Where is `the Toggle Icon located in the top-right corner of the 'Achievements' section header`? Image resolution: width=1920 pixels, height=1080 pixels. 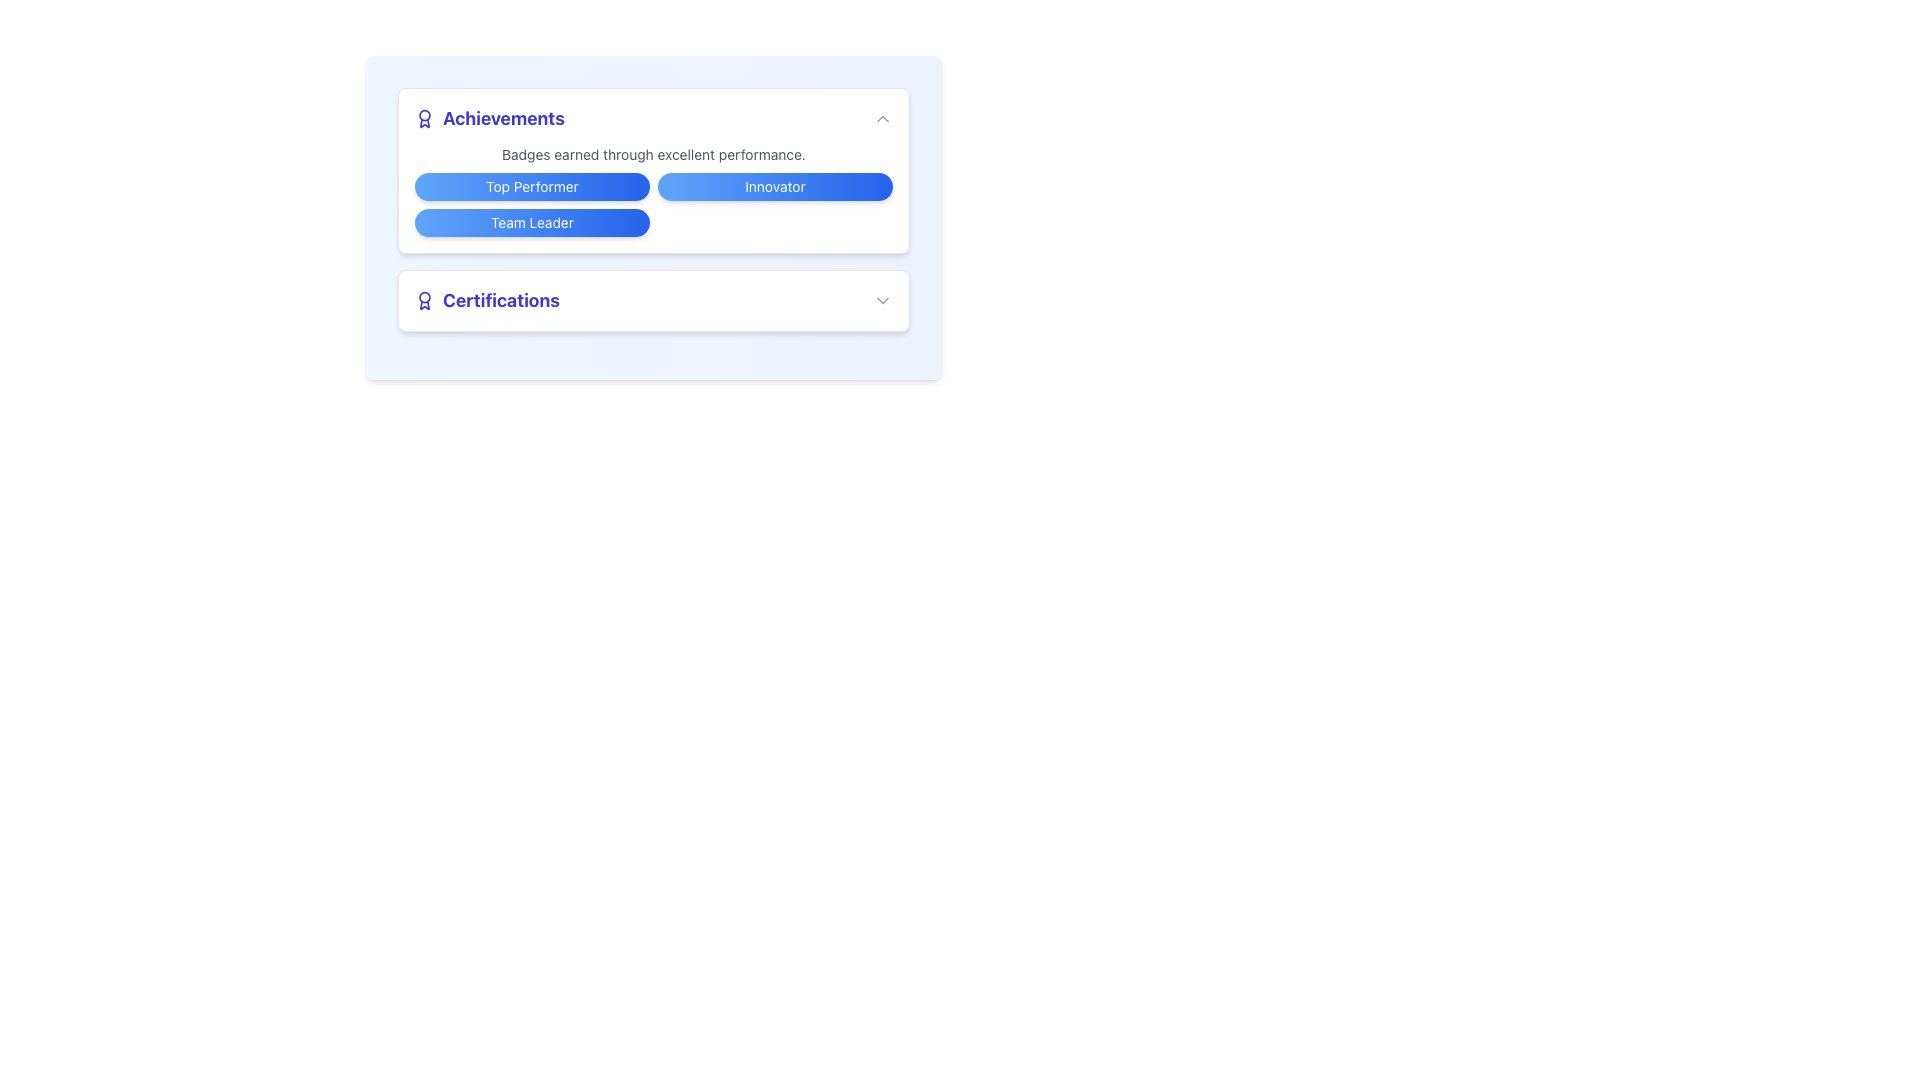 the Toggle Icon located in the top-right corner of the 'Achievements' section header is located at coordinates (882, 119).